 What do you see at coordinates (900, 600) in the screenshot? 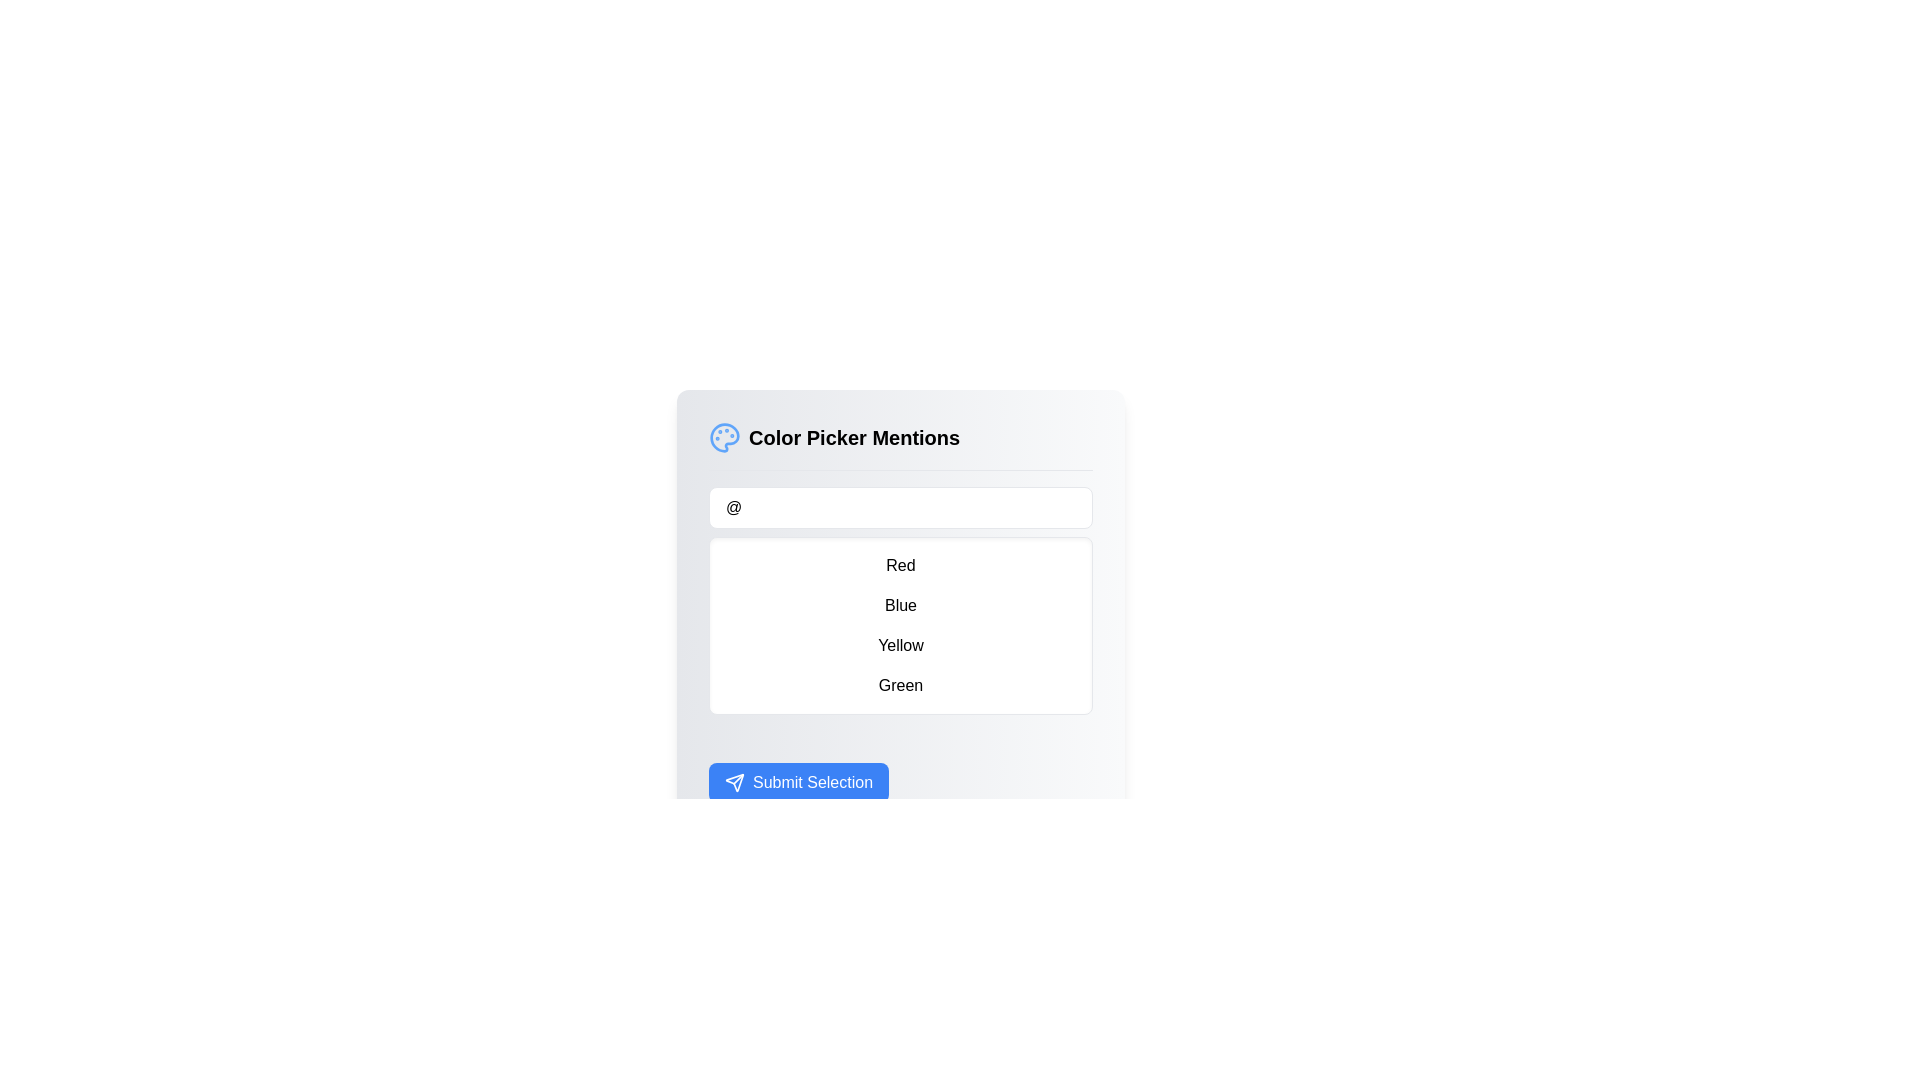
I see `the second color option item labeled 'Blue' in the color selection list` at bounding box center [900, 600].